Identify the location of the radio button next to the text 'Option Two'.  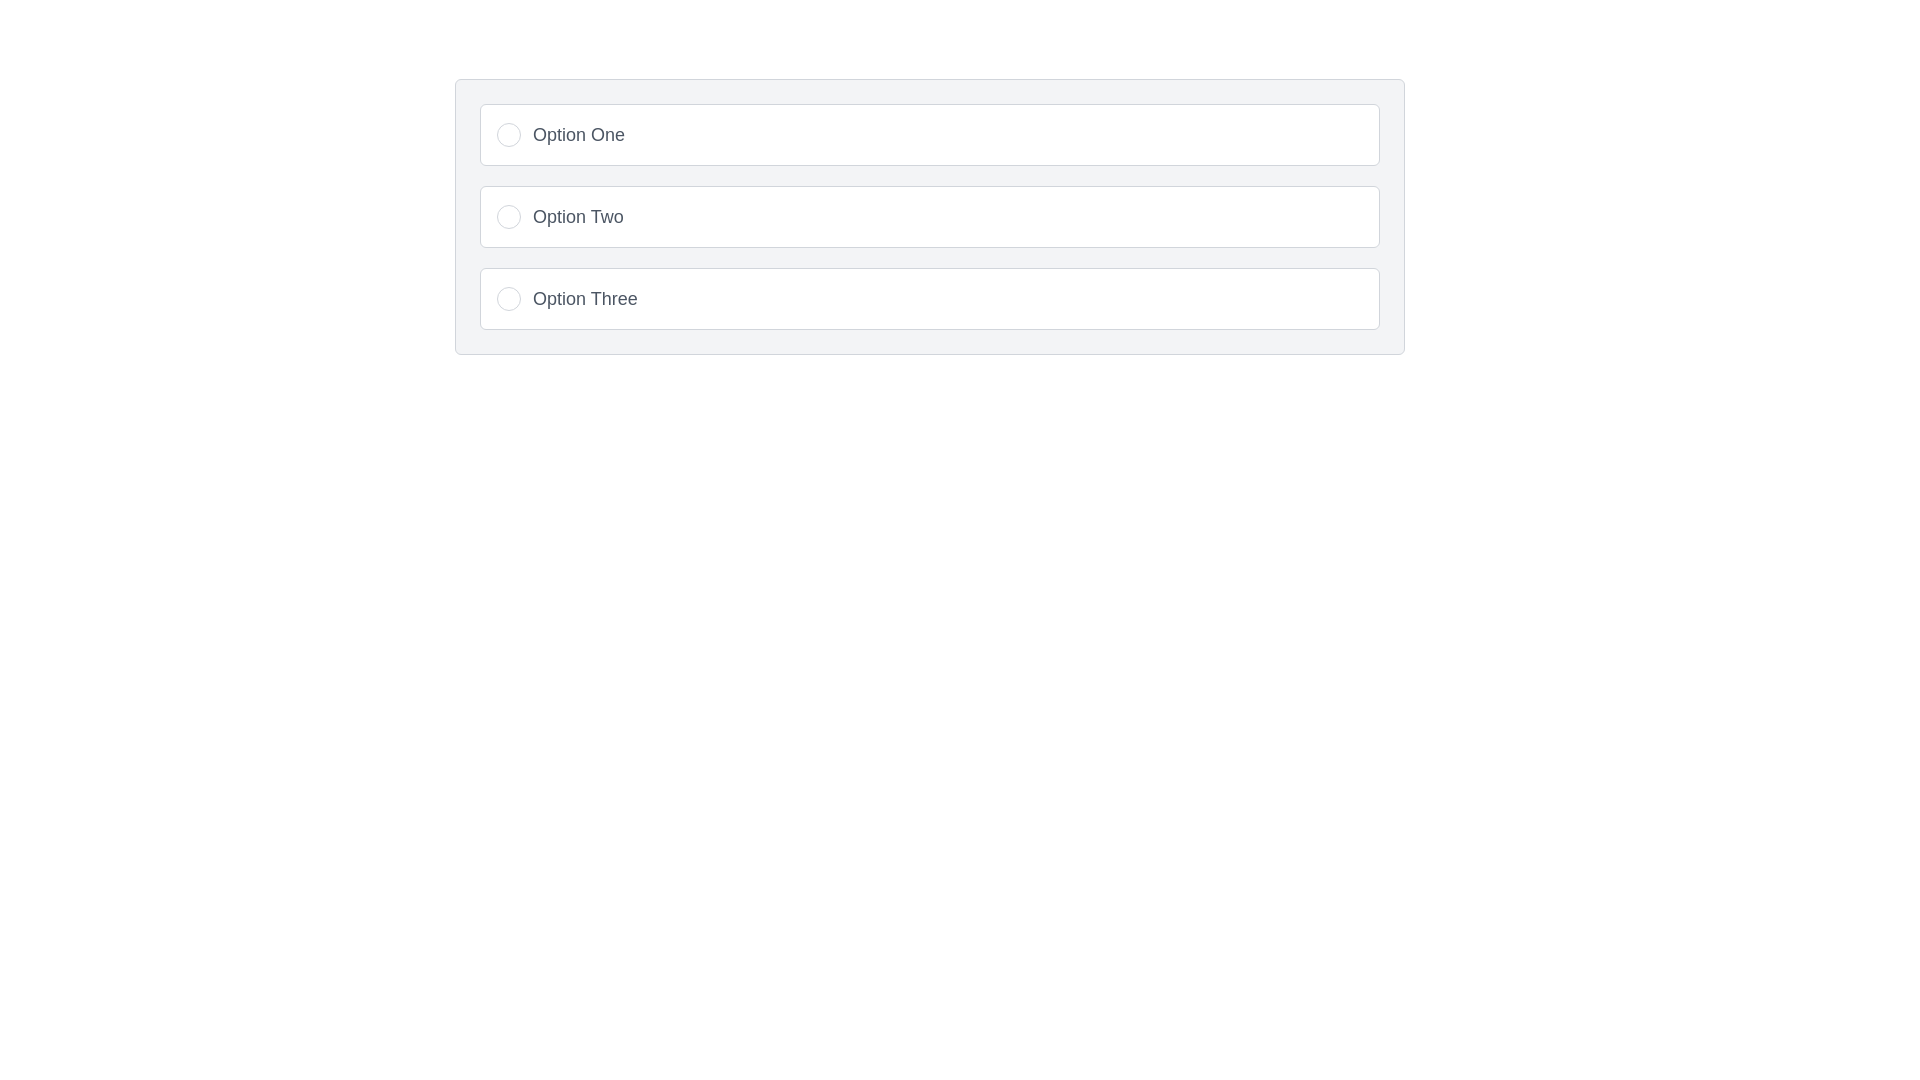
(508, 216).